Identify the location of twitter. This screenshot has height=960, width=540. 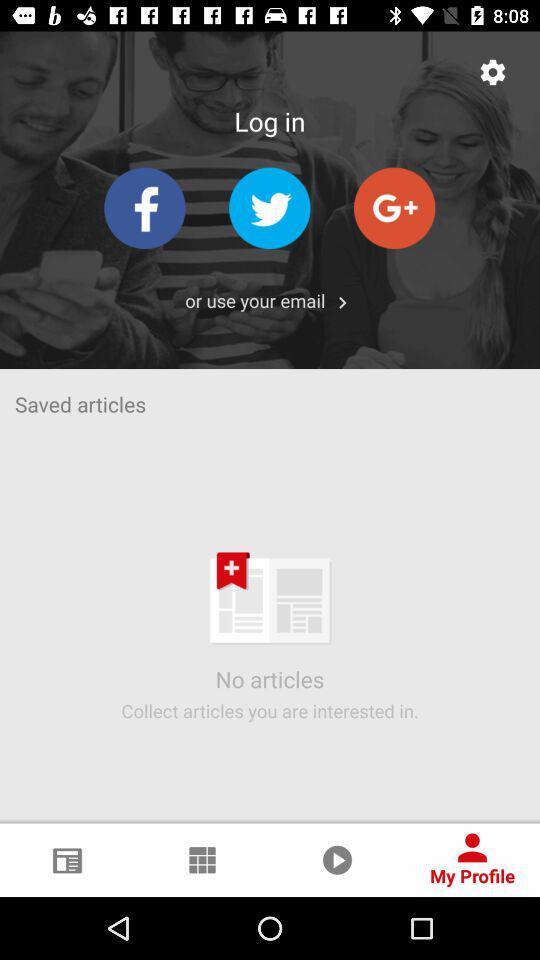
(269, 208).